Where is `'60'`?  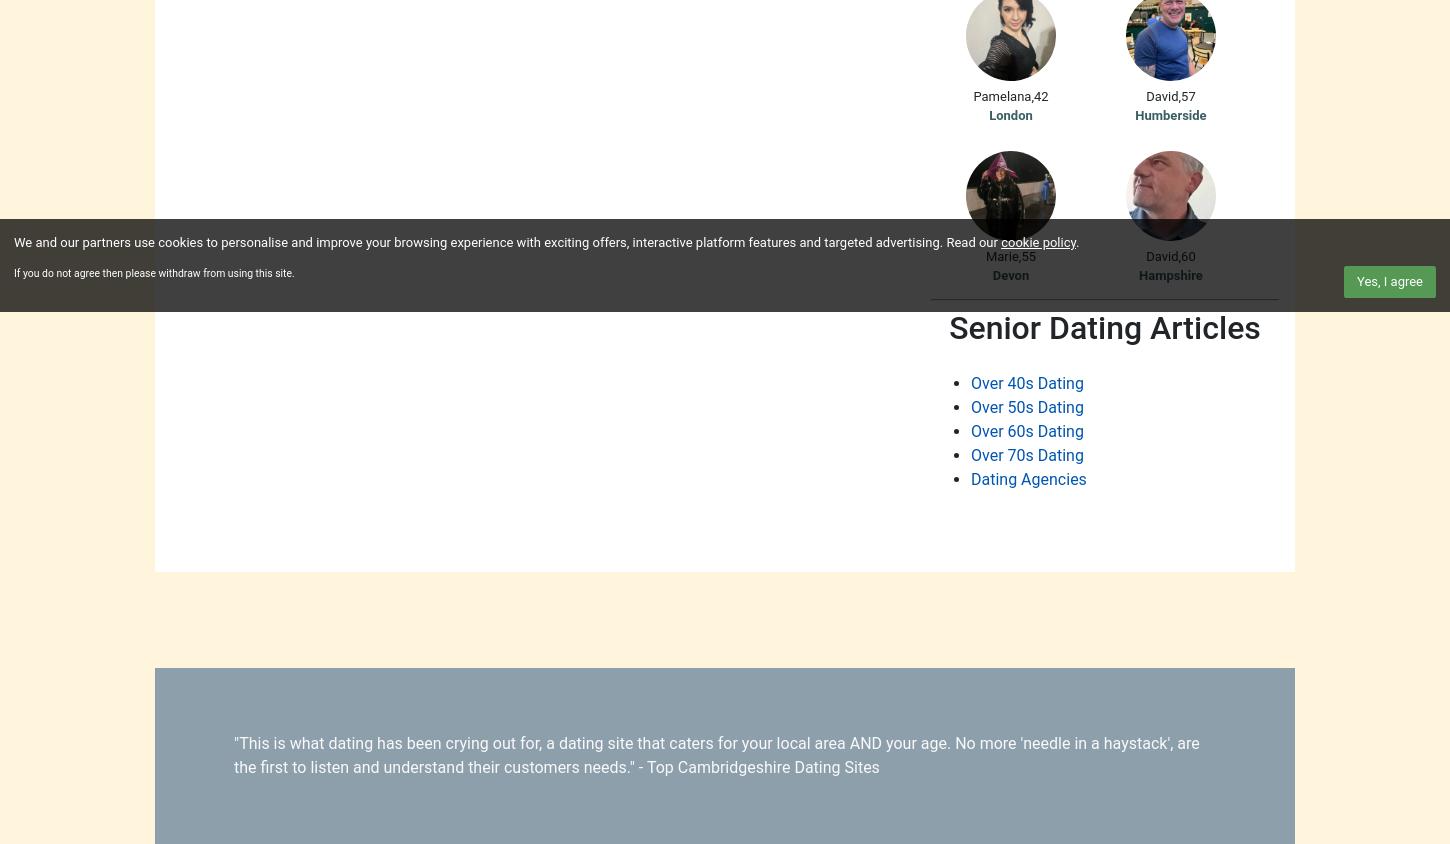
'60' is located at coordinates (1186, 254).